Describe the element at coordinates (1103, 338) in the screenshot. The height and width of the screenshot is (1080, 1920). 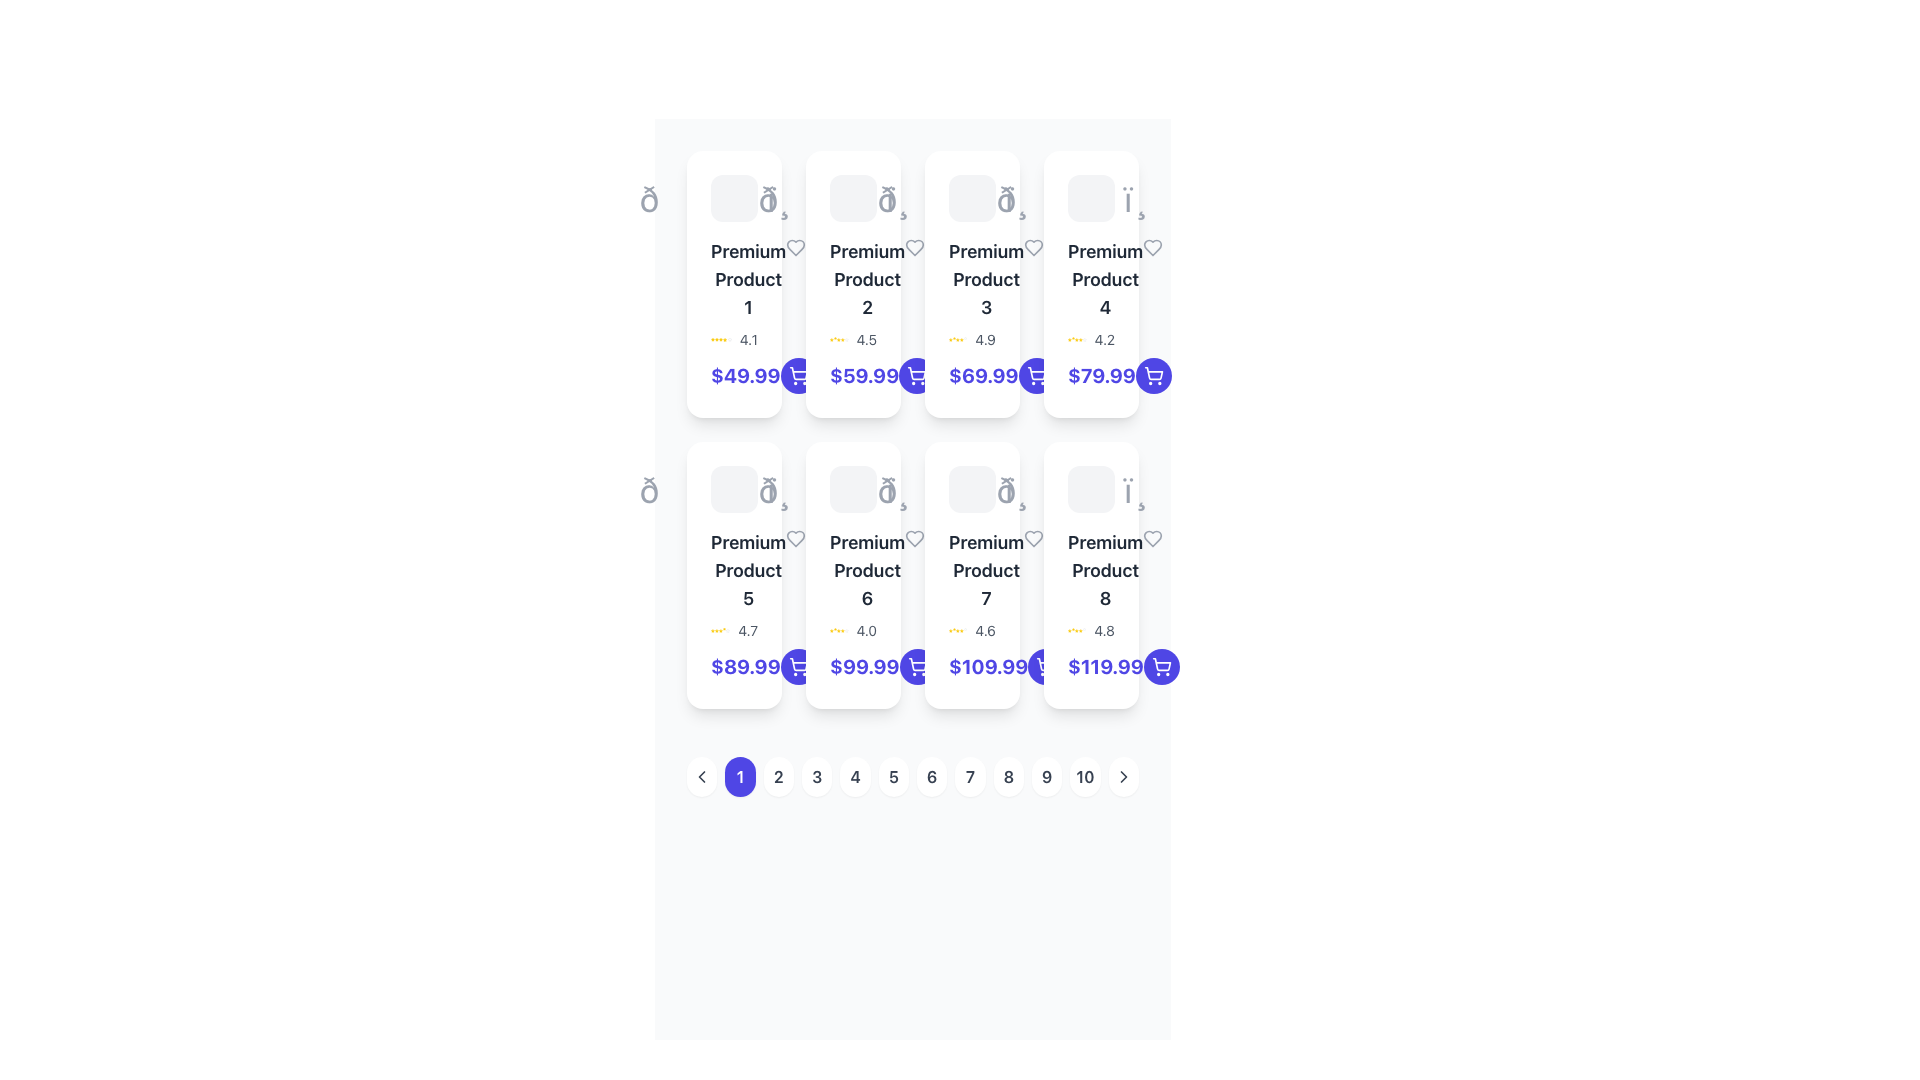
I see `the static text label displaying the rating value '4.2', which is located under the star icons in the product card UI component` at that location.